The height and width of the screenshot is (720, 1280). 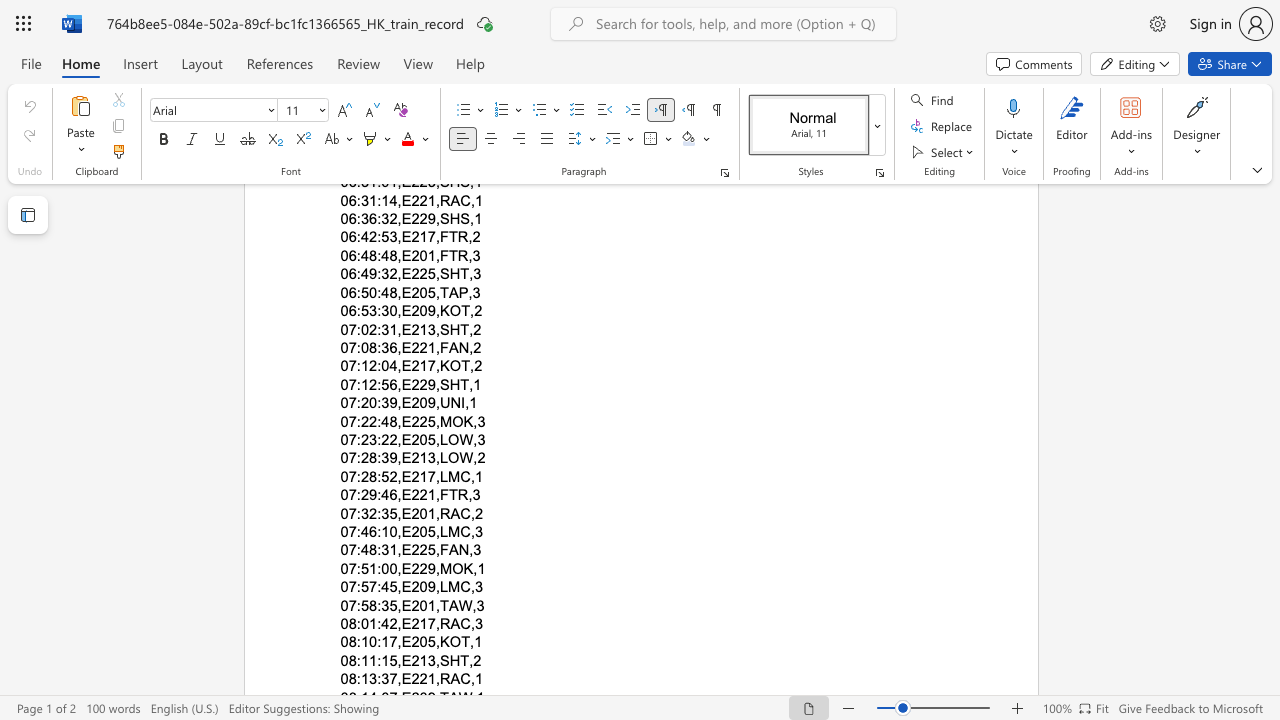 What do you see at coordinates (369, 438) in the screenshot?
I see `the space between the continuous character "2" and "3" in the text` at bounding box center [369, 438].